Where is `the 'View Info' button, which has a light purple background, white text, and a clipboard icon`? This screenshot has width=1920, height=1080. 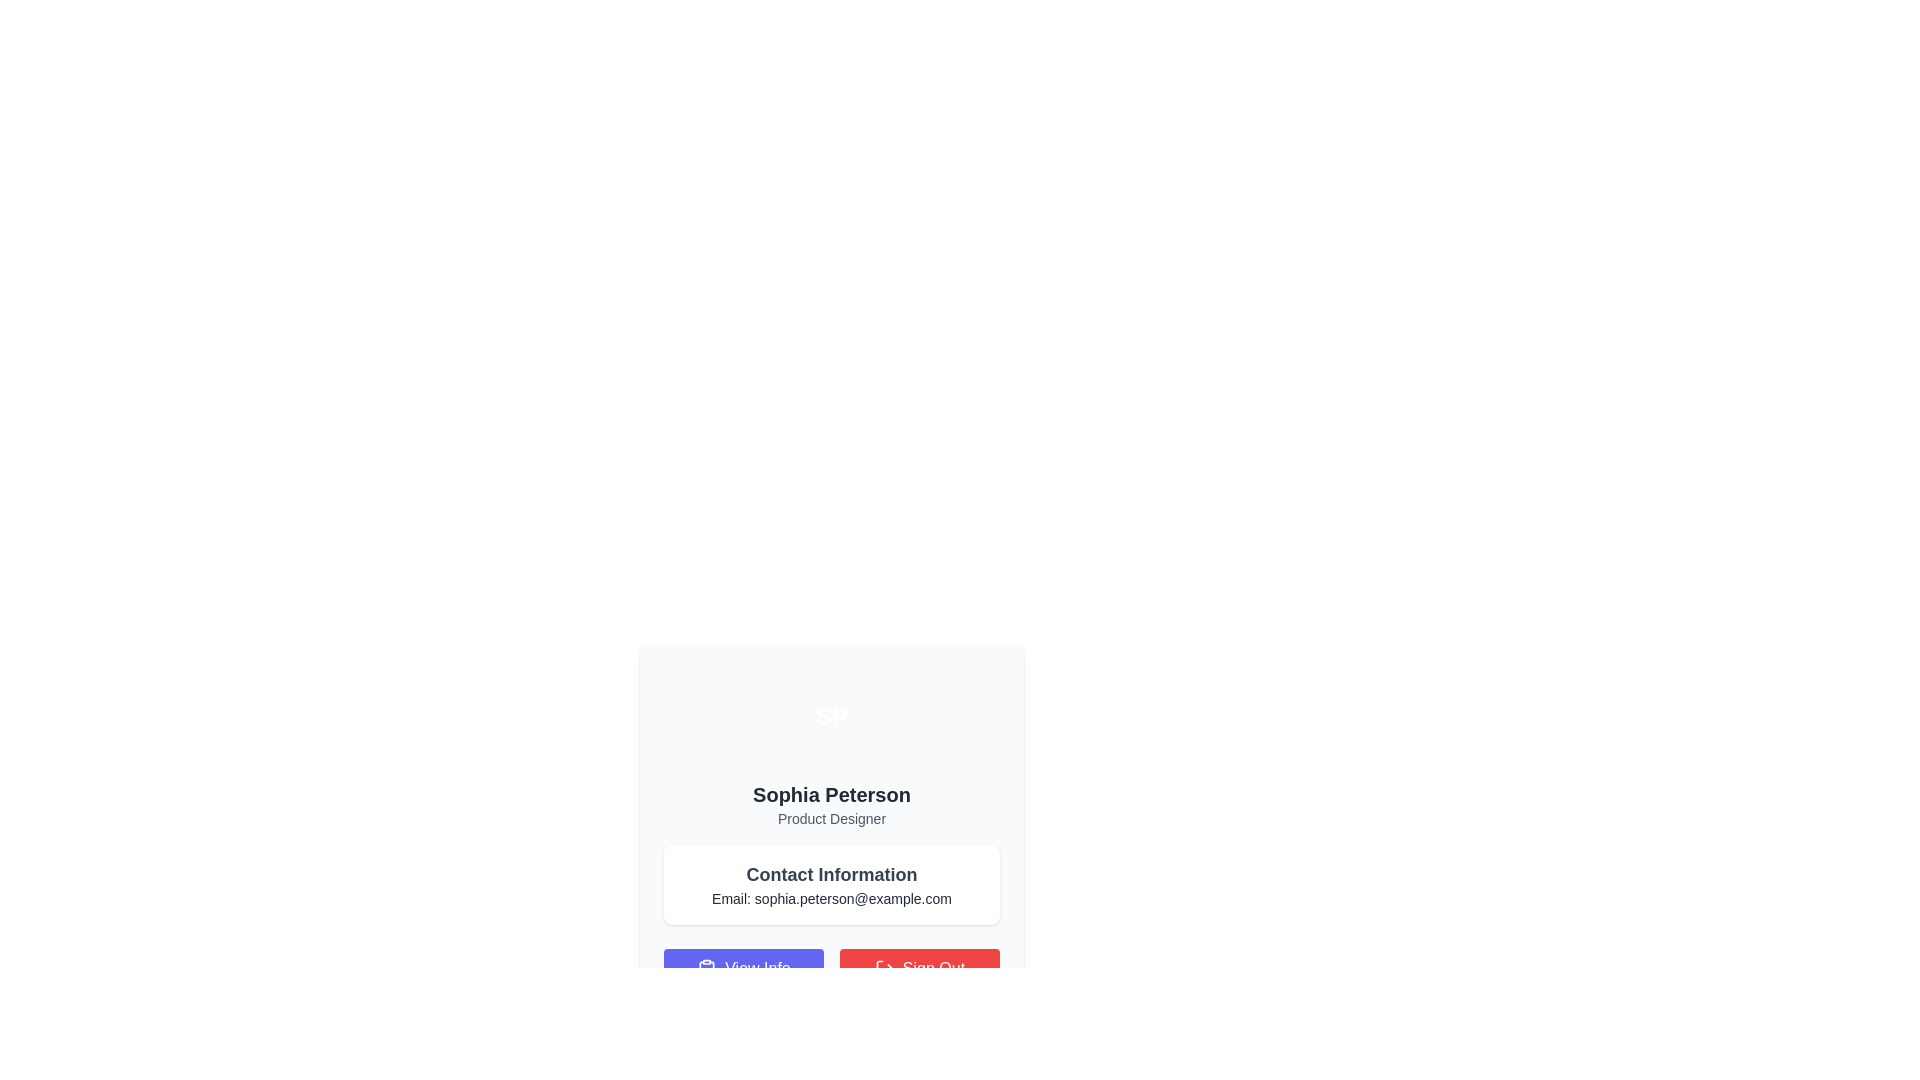 the 'View Info' button, which has a light purple background, white text, and a clipboard icon is located at coordinates (743, 967).